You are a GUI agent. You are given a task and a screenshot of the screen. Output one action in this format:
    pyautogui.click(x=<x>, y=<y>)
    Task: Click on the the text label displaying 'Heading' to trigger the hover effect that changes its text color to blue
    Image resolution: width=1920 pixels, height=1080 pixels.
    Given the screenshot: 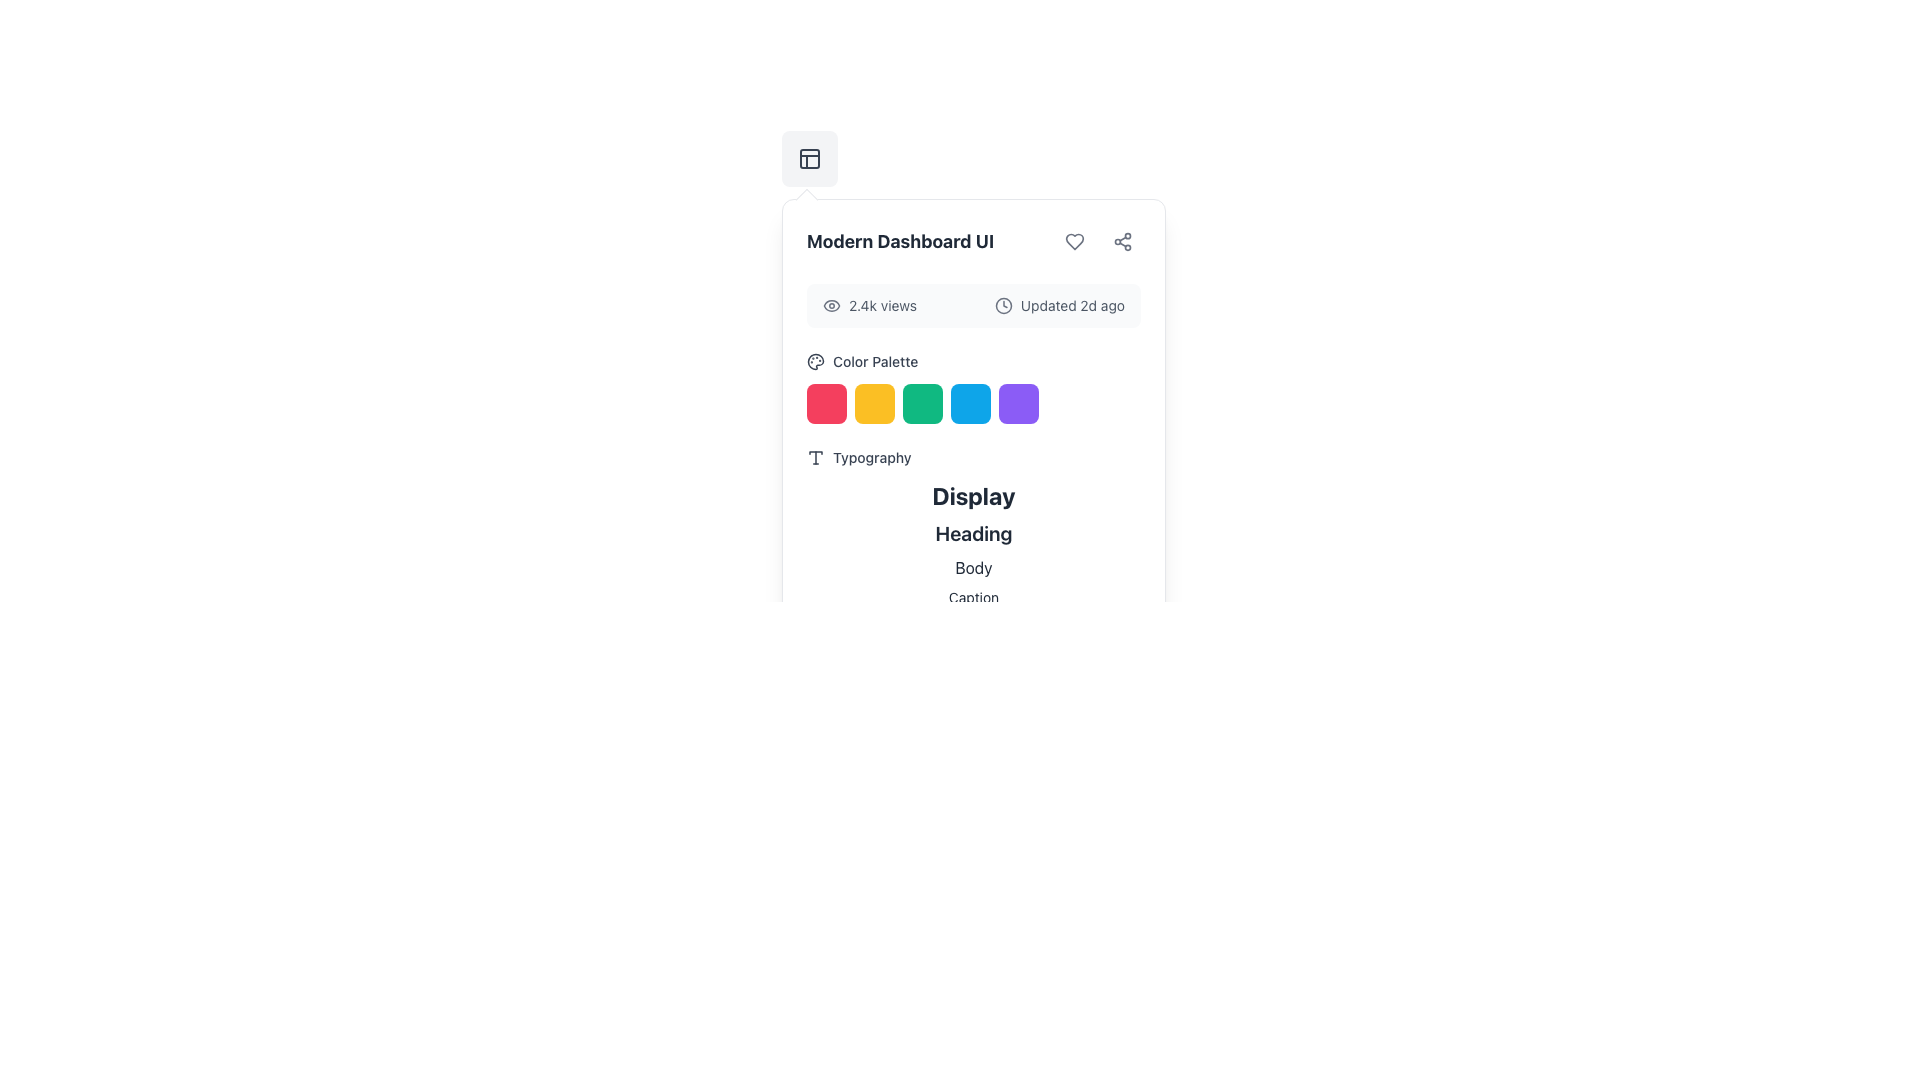 What is the action you would take?
    pyautogui.click(x=974, y=532)
    